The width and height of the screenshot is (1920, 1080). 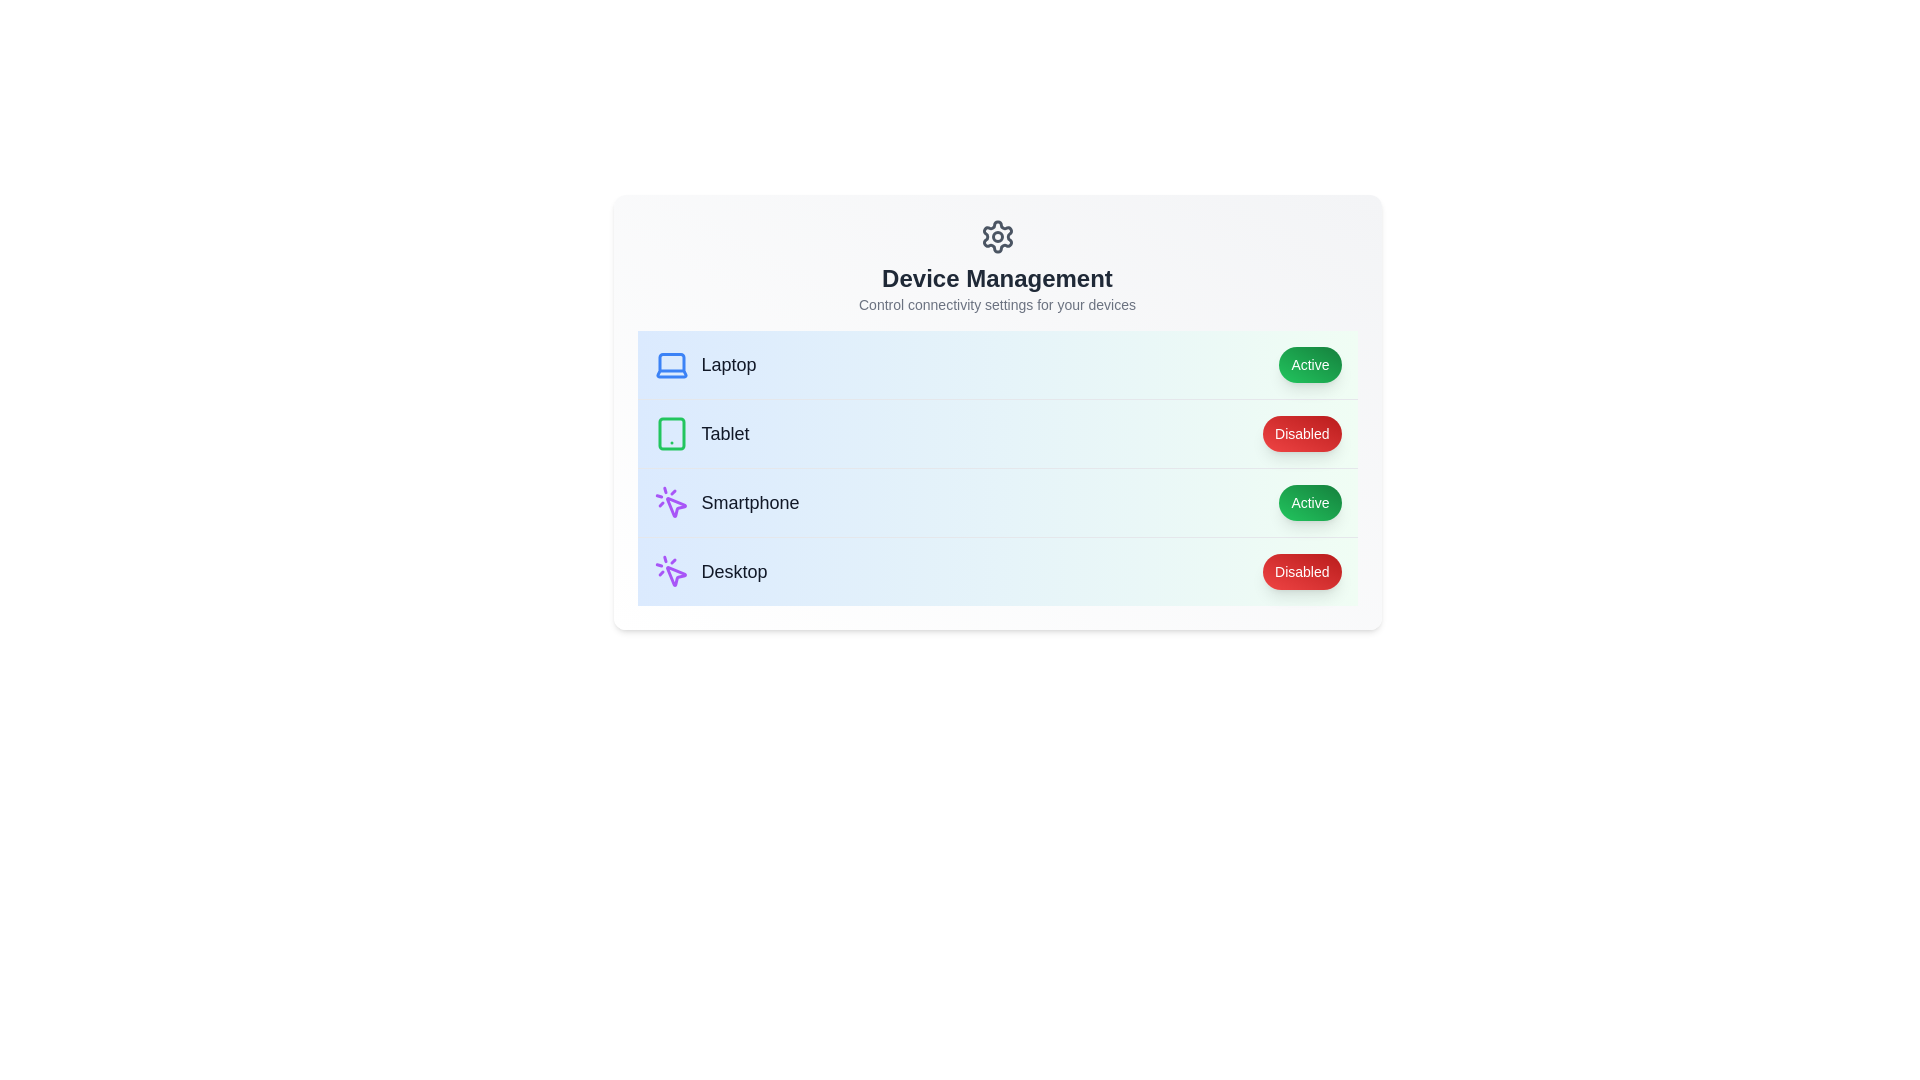 What do you see at coordinates (671, 365) in the screenshot?
I see `the icon representing the Laptop to toggle its state` at bounding box center [671, 365].